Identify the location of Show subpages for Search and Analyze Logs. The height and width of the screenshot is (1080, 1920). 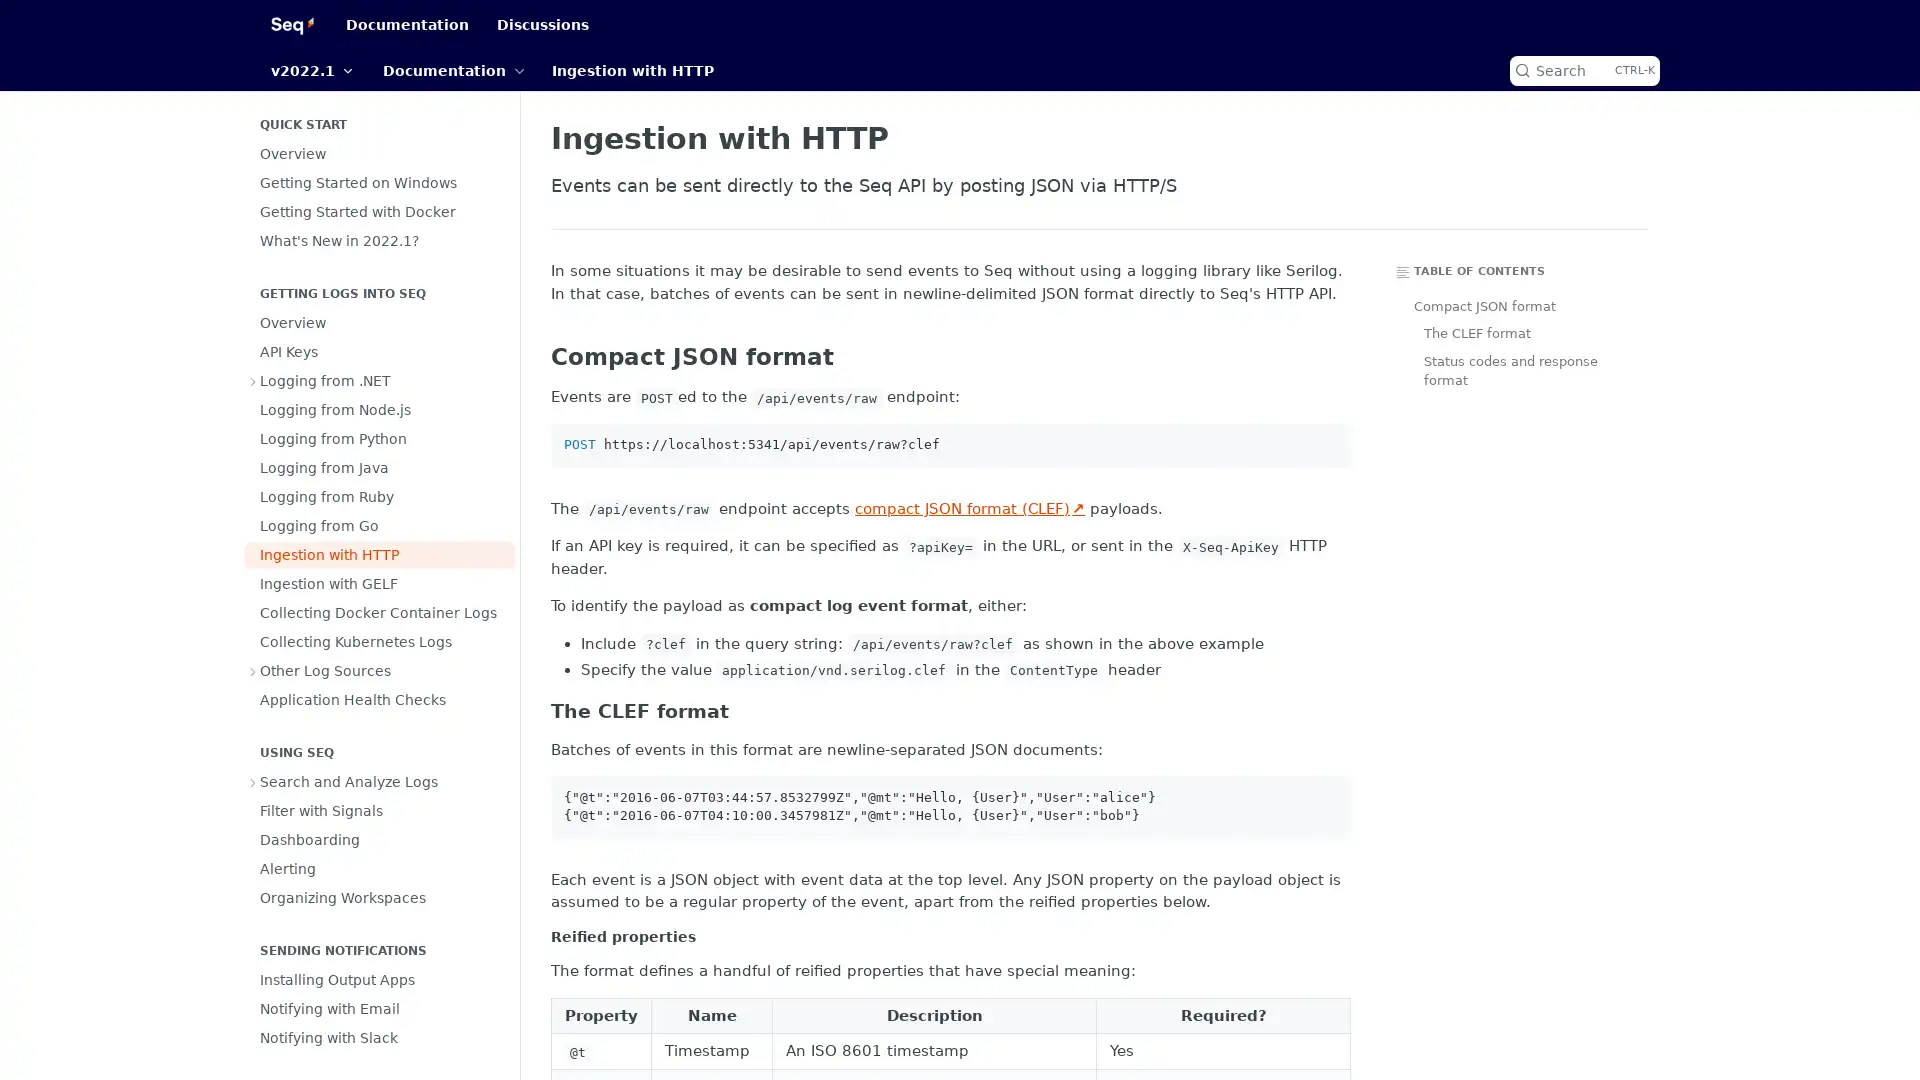
(253, 781).